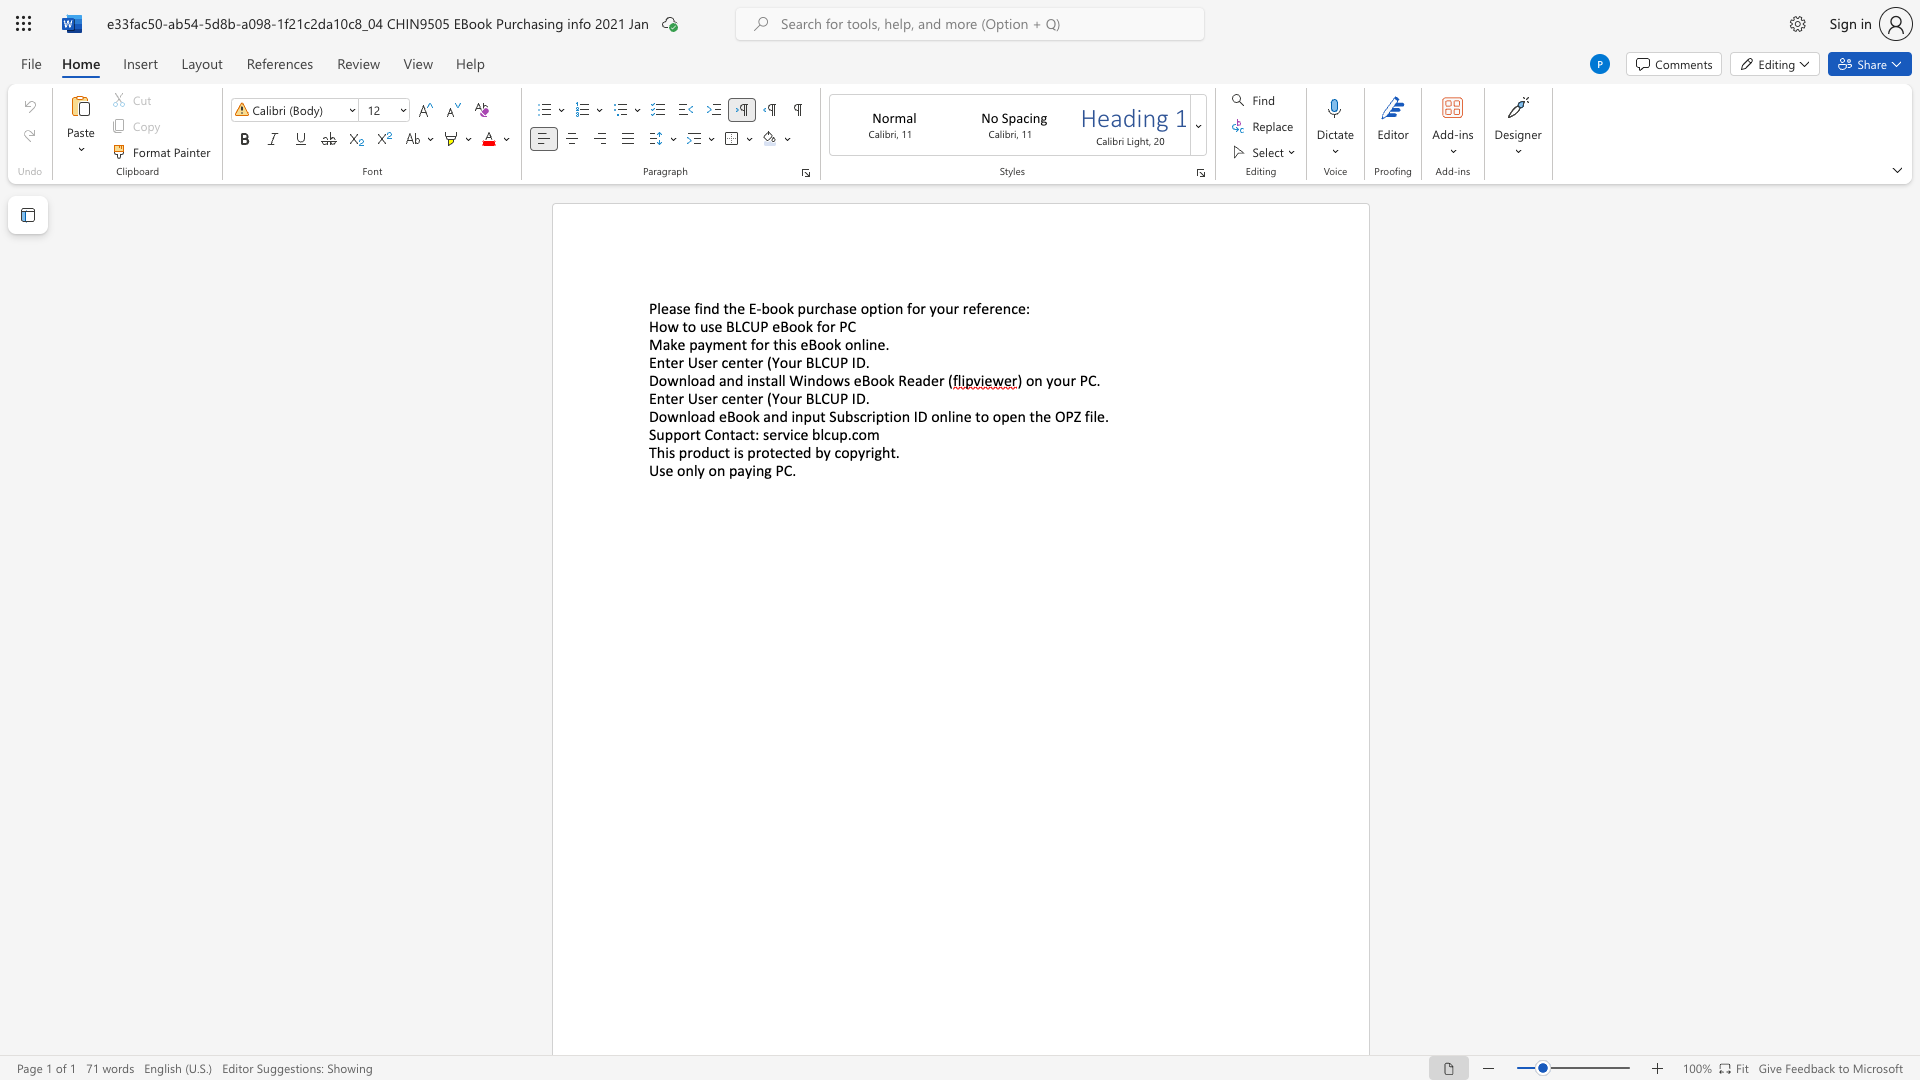 The image size is (1920, 1080). Describe the element at coordinates (748, 433) in the screenshot. I see `the subset text "t: servi" within the text "Support Contact: service"` at that location.